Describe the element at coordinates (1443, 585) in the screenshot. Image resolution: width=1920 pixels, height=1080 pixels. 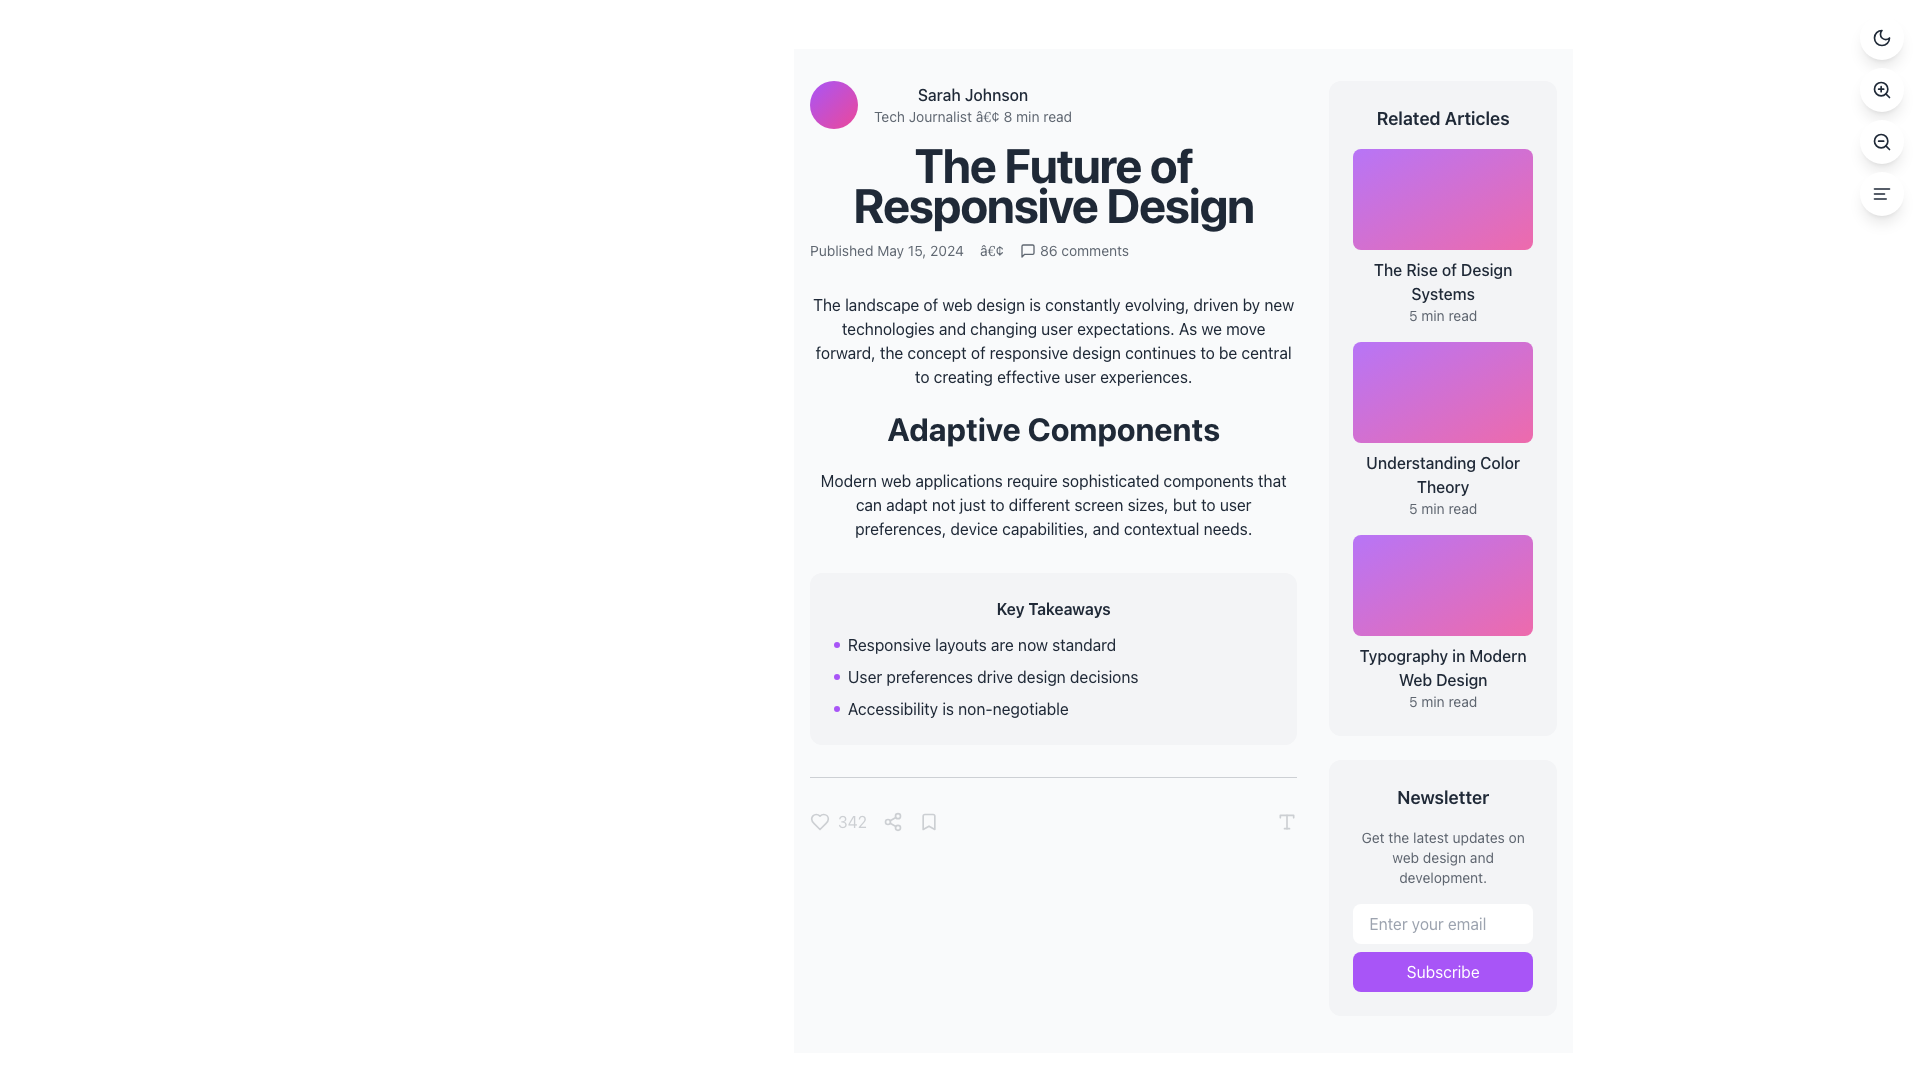
I see `the visual thumbnail representing the article 'Typography in Modern Web Design' located in the 'Related Articles' section` at that location.